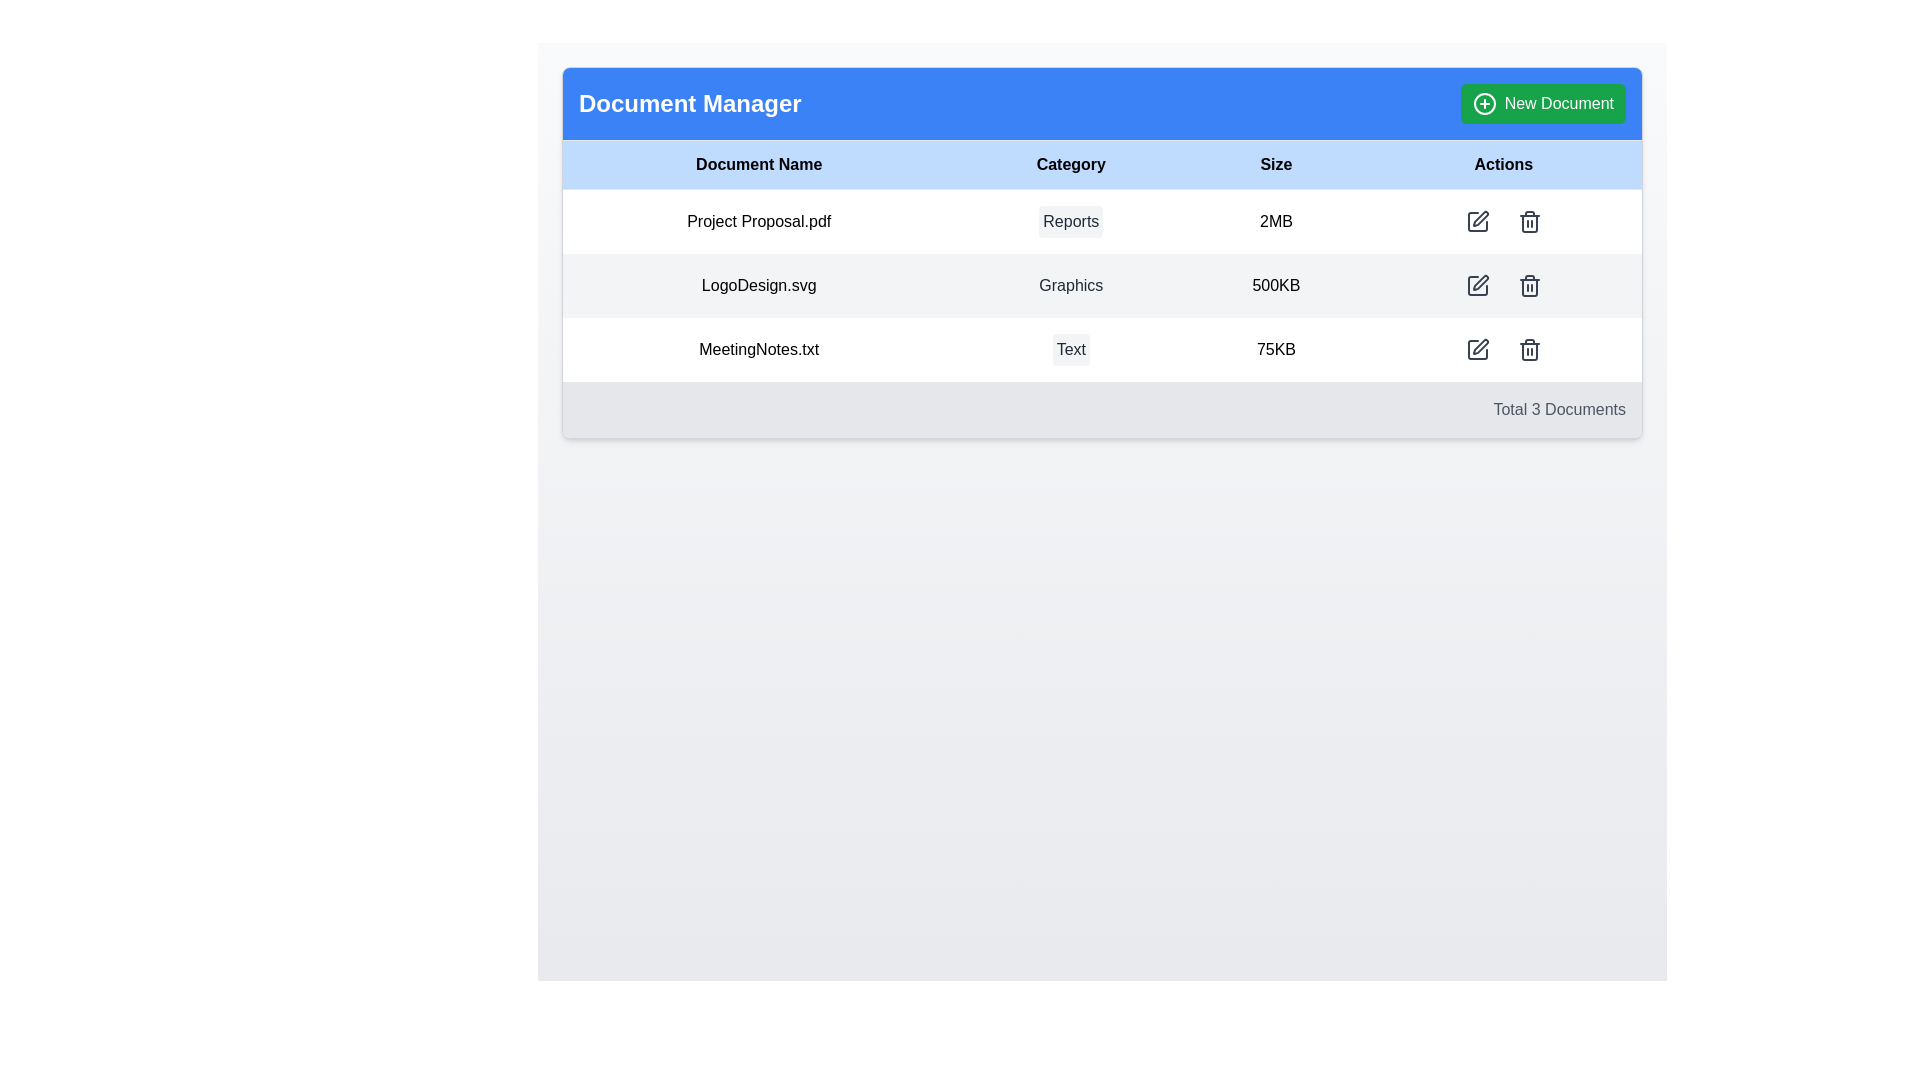 This screenshot has width=1920, height=1080. What do you see at coordinates (1477, 222) in the screenshot?
I see `the edit icon button, which resembles a pen or pencil and is located in the first row of the 'Actions' column, to initiate editing` at bounding box center [1477, 222].